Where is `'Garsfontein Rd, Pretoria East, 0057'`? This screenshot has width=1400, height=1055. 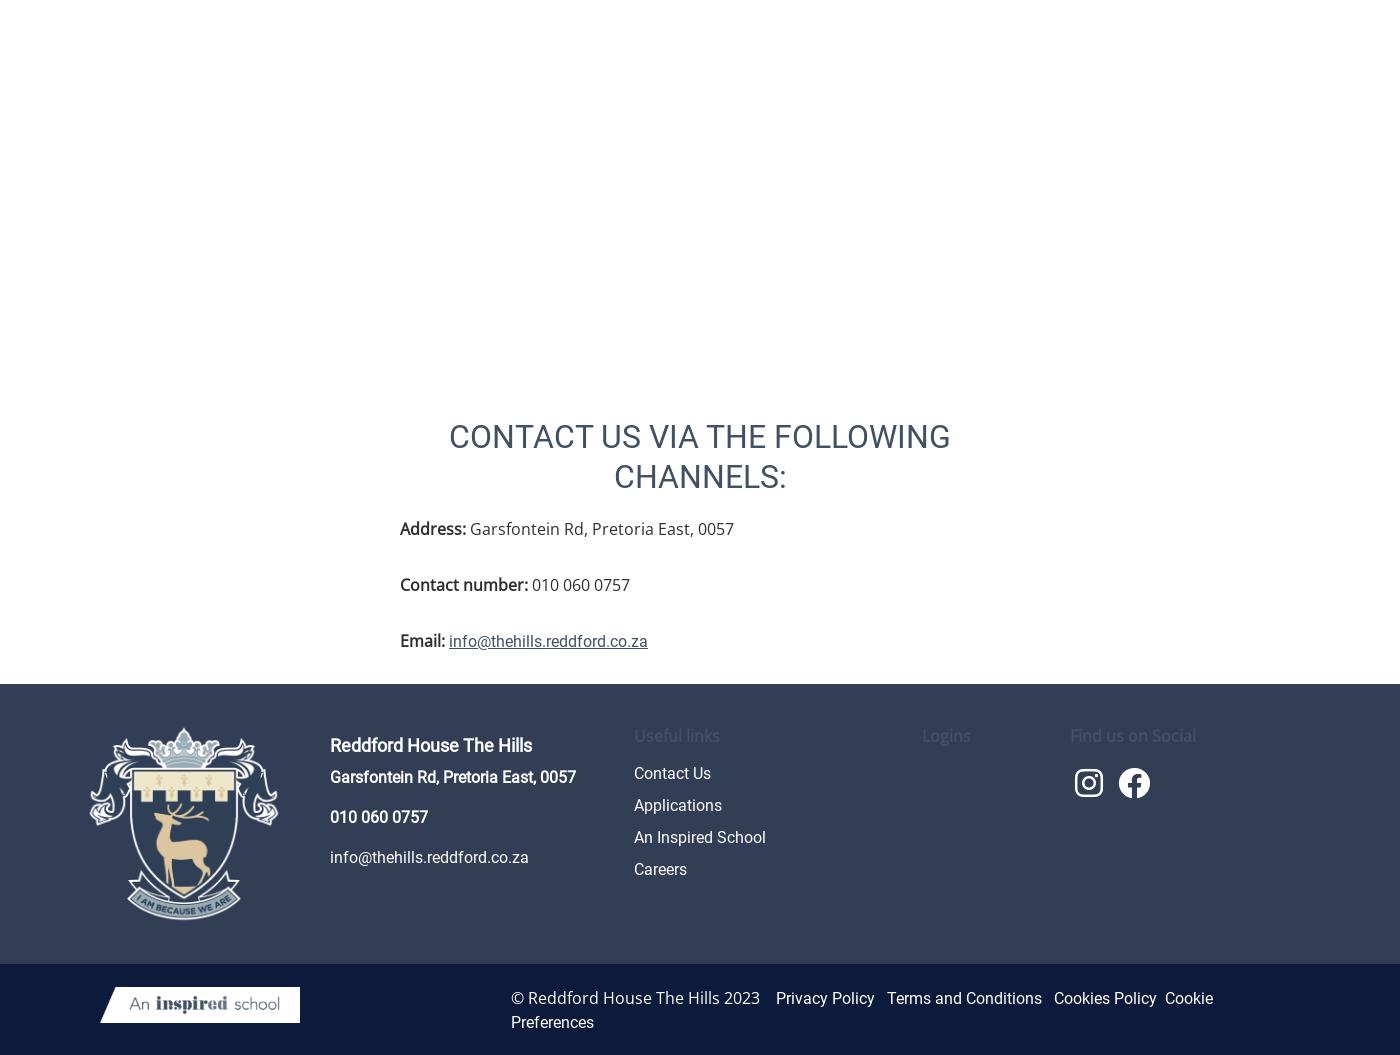 'Garsfontein Rd, Pretoria East, 0057' is located at coordinates (466, 528).